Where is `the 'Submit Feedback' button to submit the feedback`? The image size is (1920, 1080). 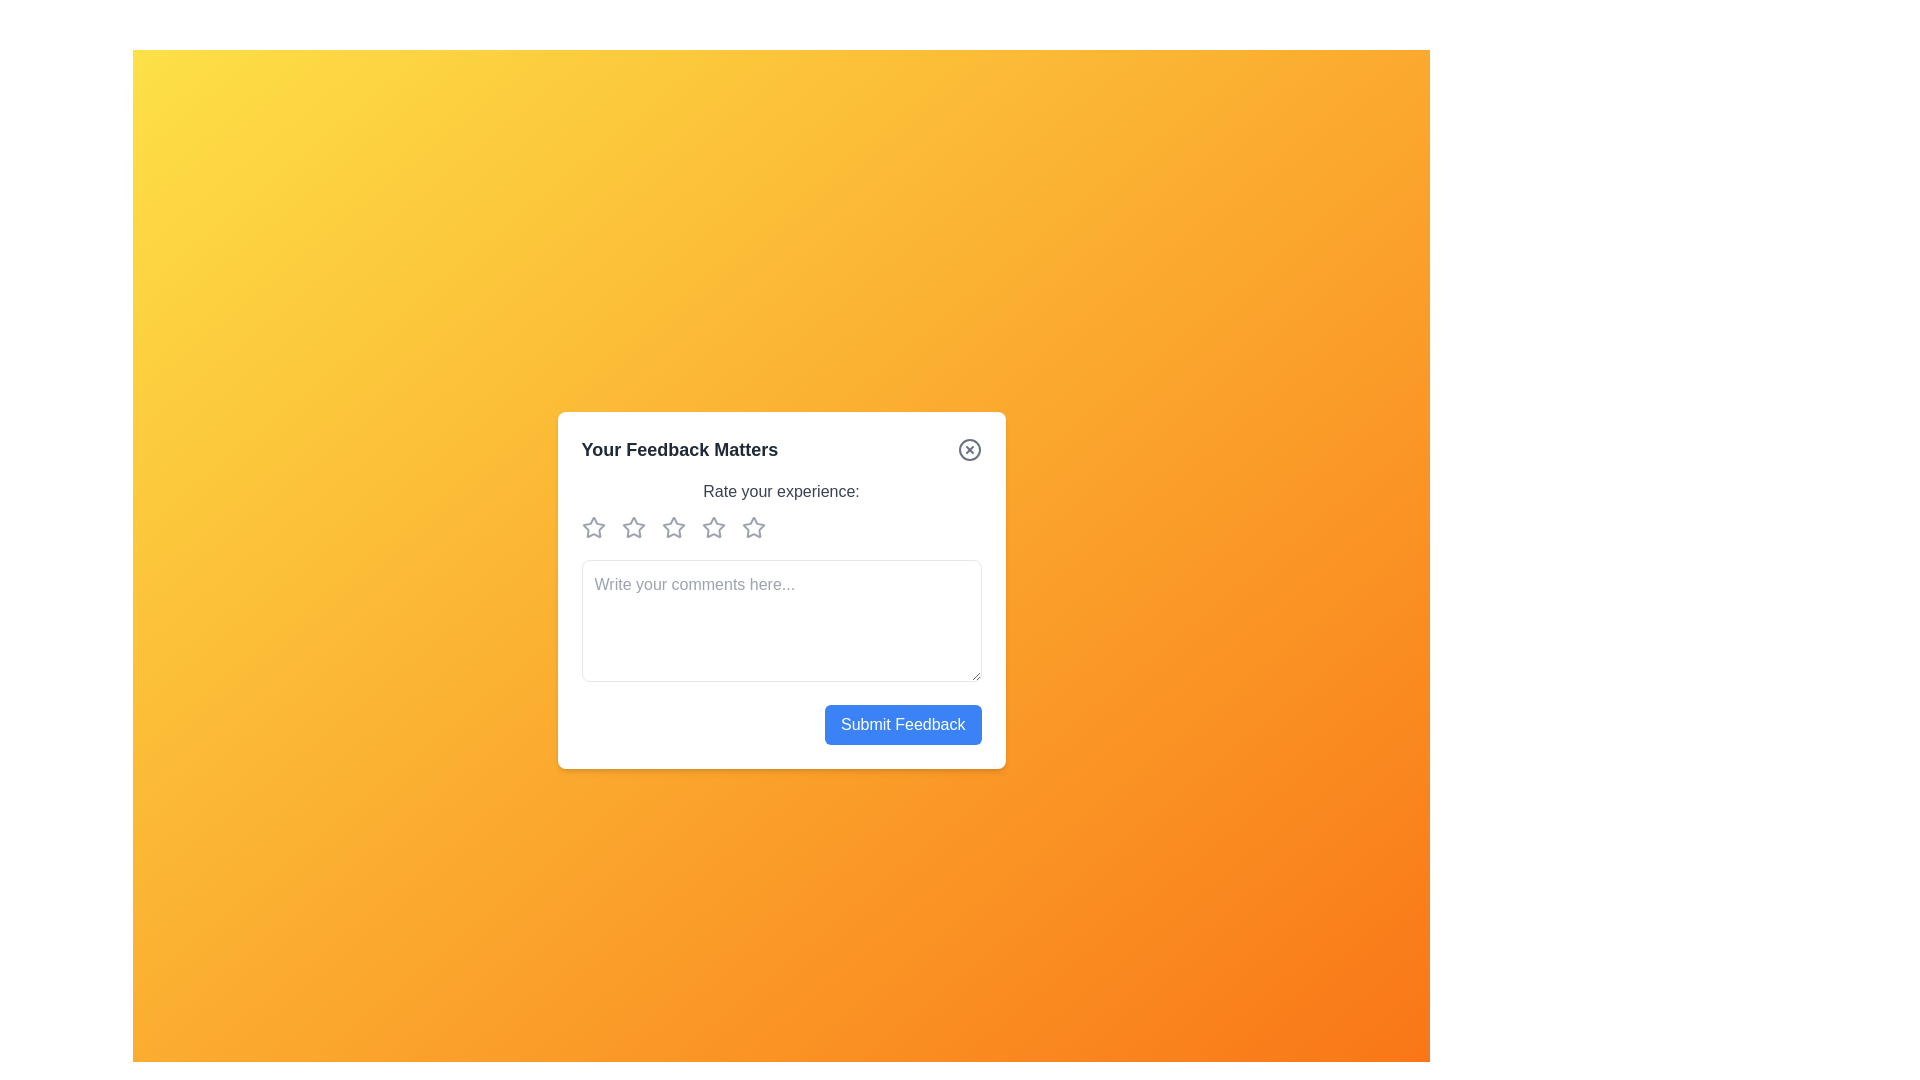 the 'Submit Feedback' button to submit the feedback is located at coordinates (901, 724).